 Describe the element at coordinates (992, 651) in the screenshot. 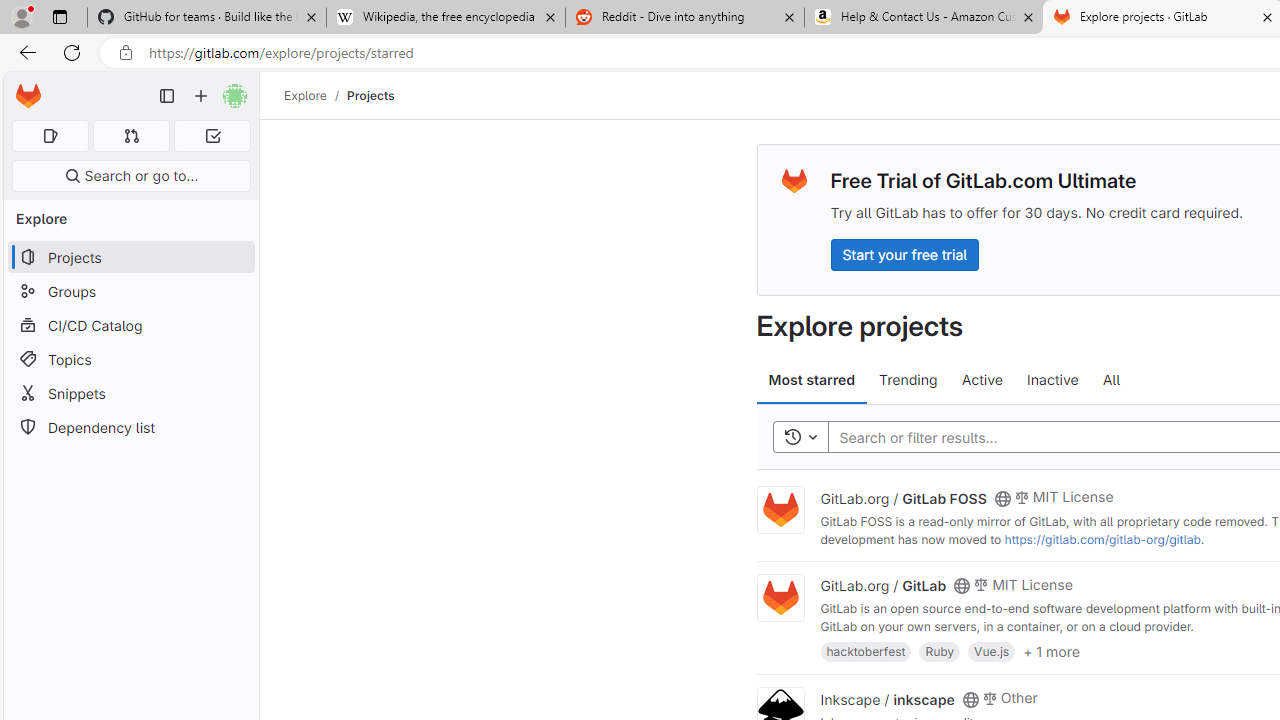

I see `'Vue.js'` at that location.